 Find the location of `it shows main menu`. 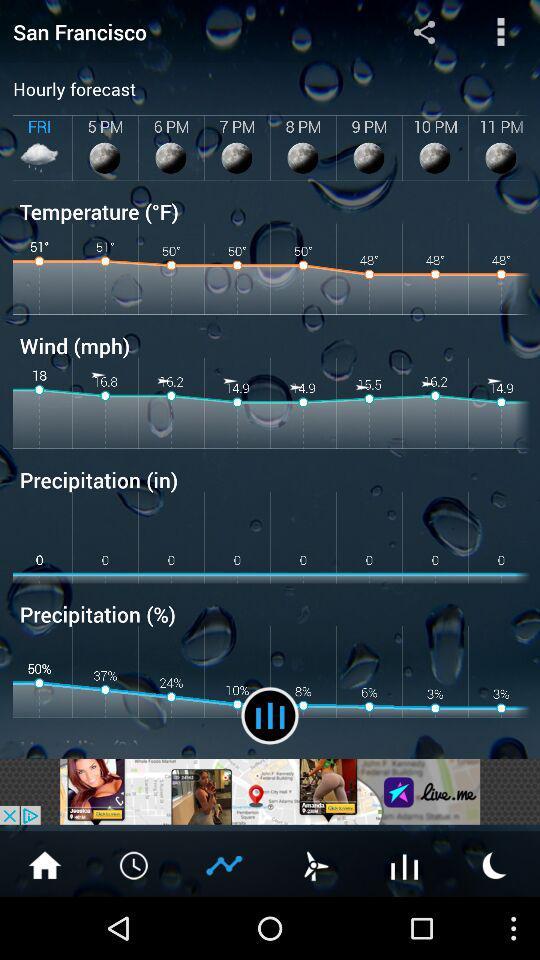

it shows main menu is located at coordinates (500, 30).